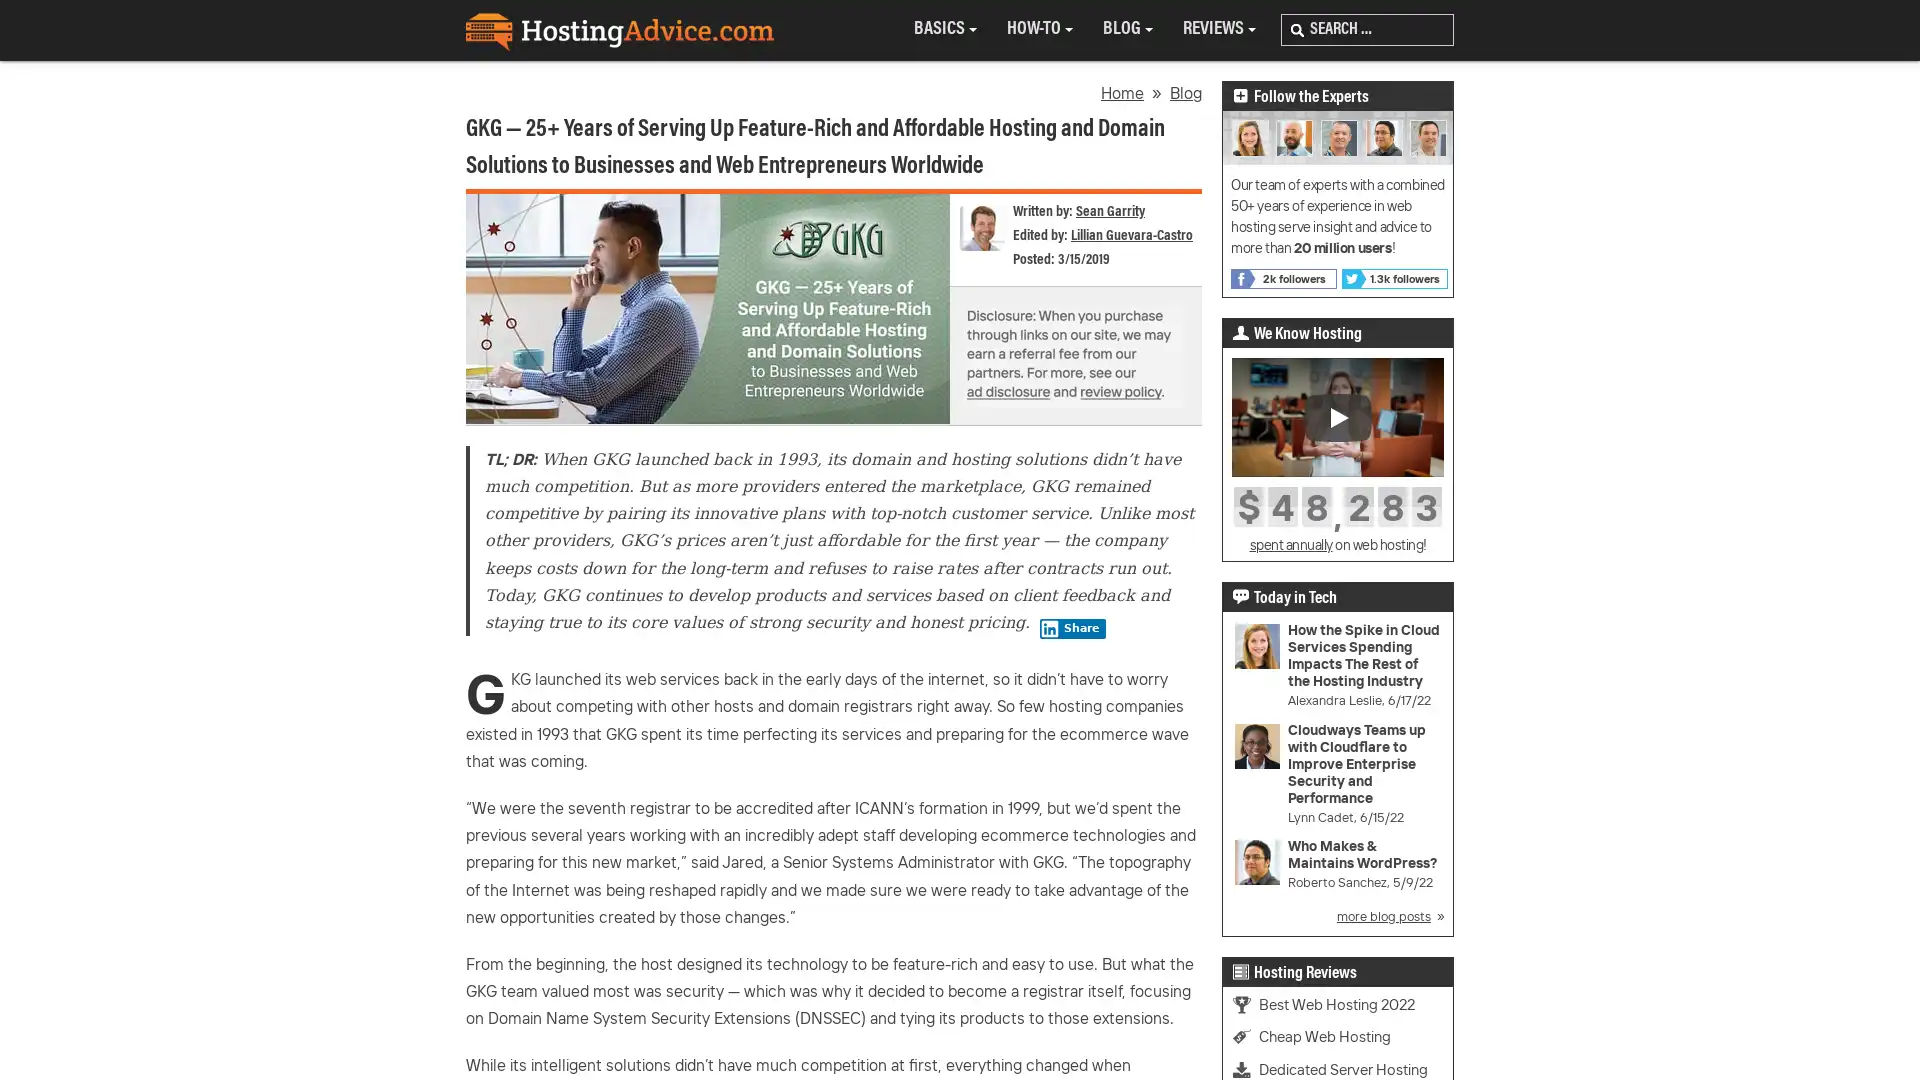 This screenshot has width=1920, height=1080. Describe the element at coordinates (1297, 30) in the screenshot. I see `Search` at that location.